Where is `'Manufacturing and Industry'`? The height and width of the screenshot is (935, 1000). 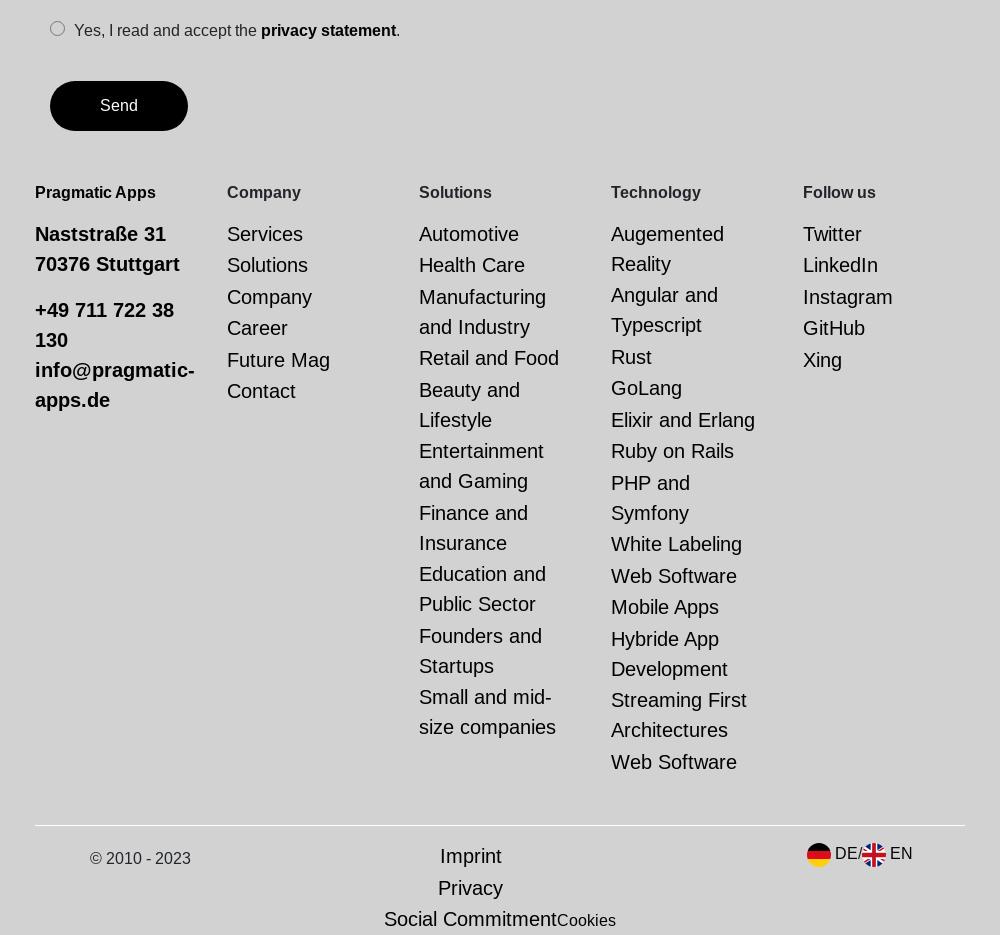
'Manufacturing and Industry' is located at coordinates (481, 311).